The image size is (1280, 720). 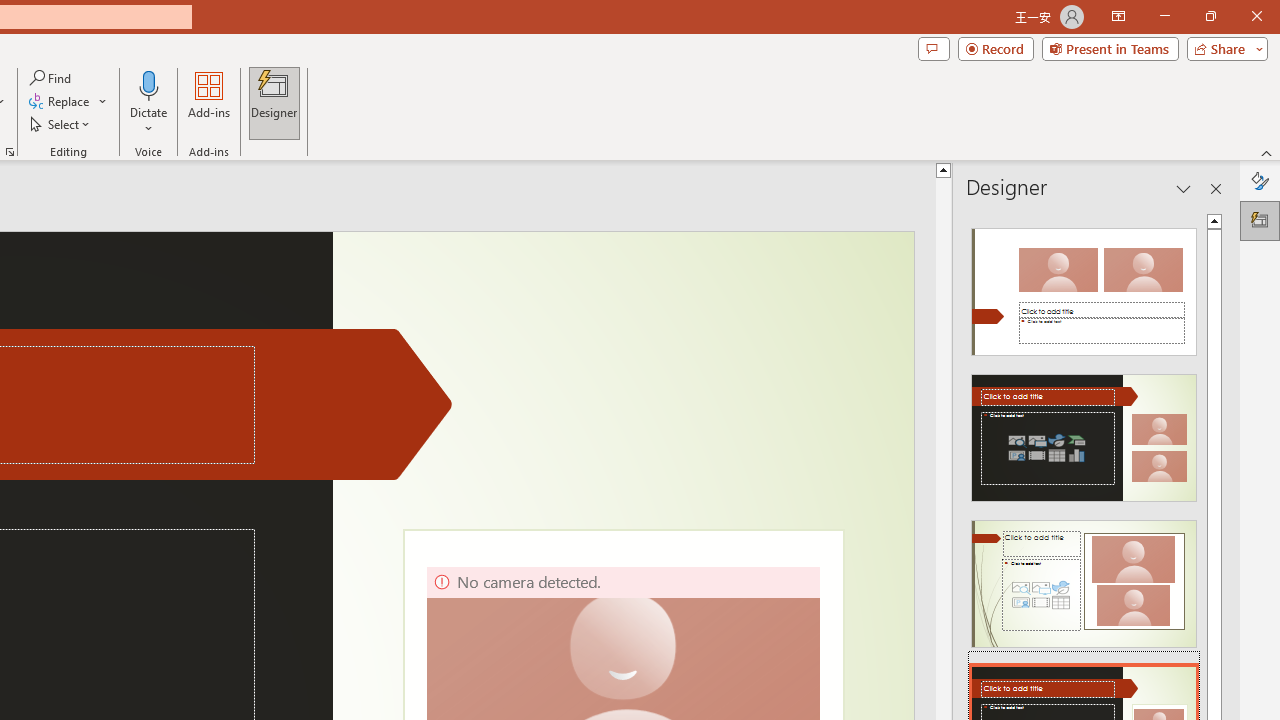 I want to click on 'Replace...', so click(x=69, y=101).